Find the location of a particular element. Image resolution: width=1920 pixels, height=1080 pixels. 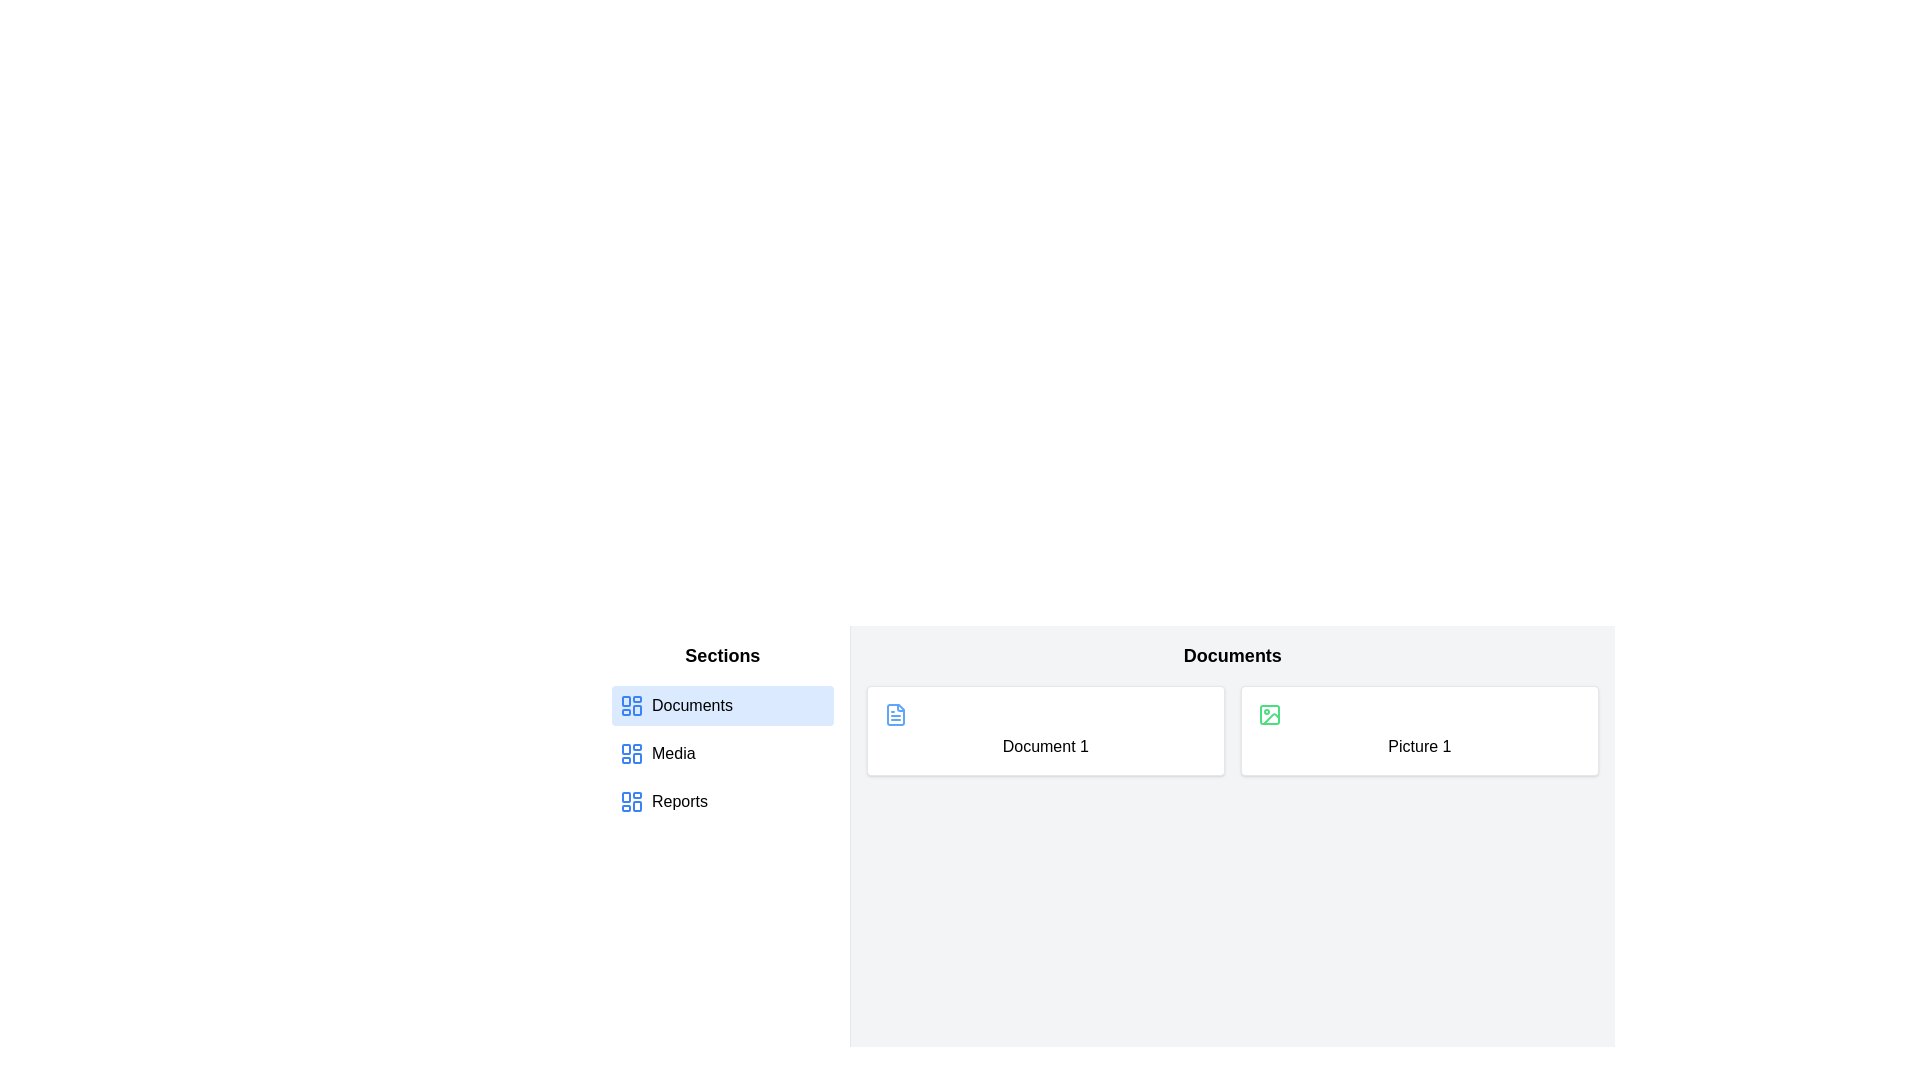

the third rectangle in the SVG icon representing a dashboard layout, located in the lower-right corner of the grid is located at coordinates (636, 758).